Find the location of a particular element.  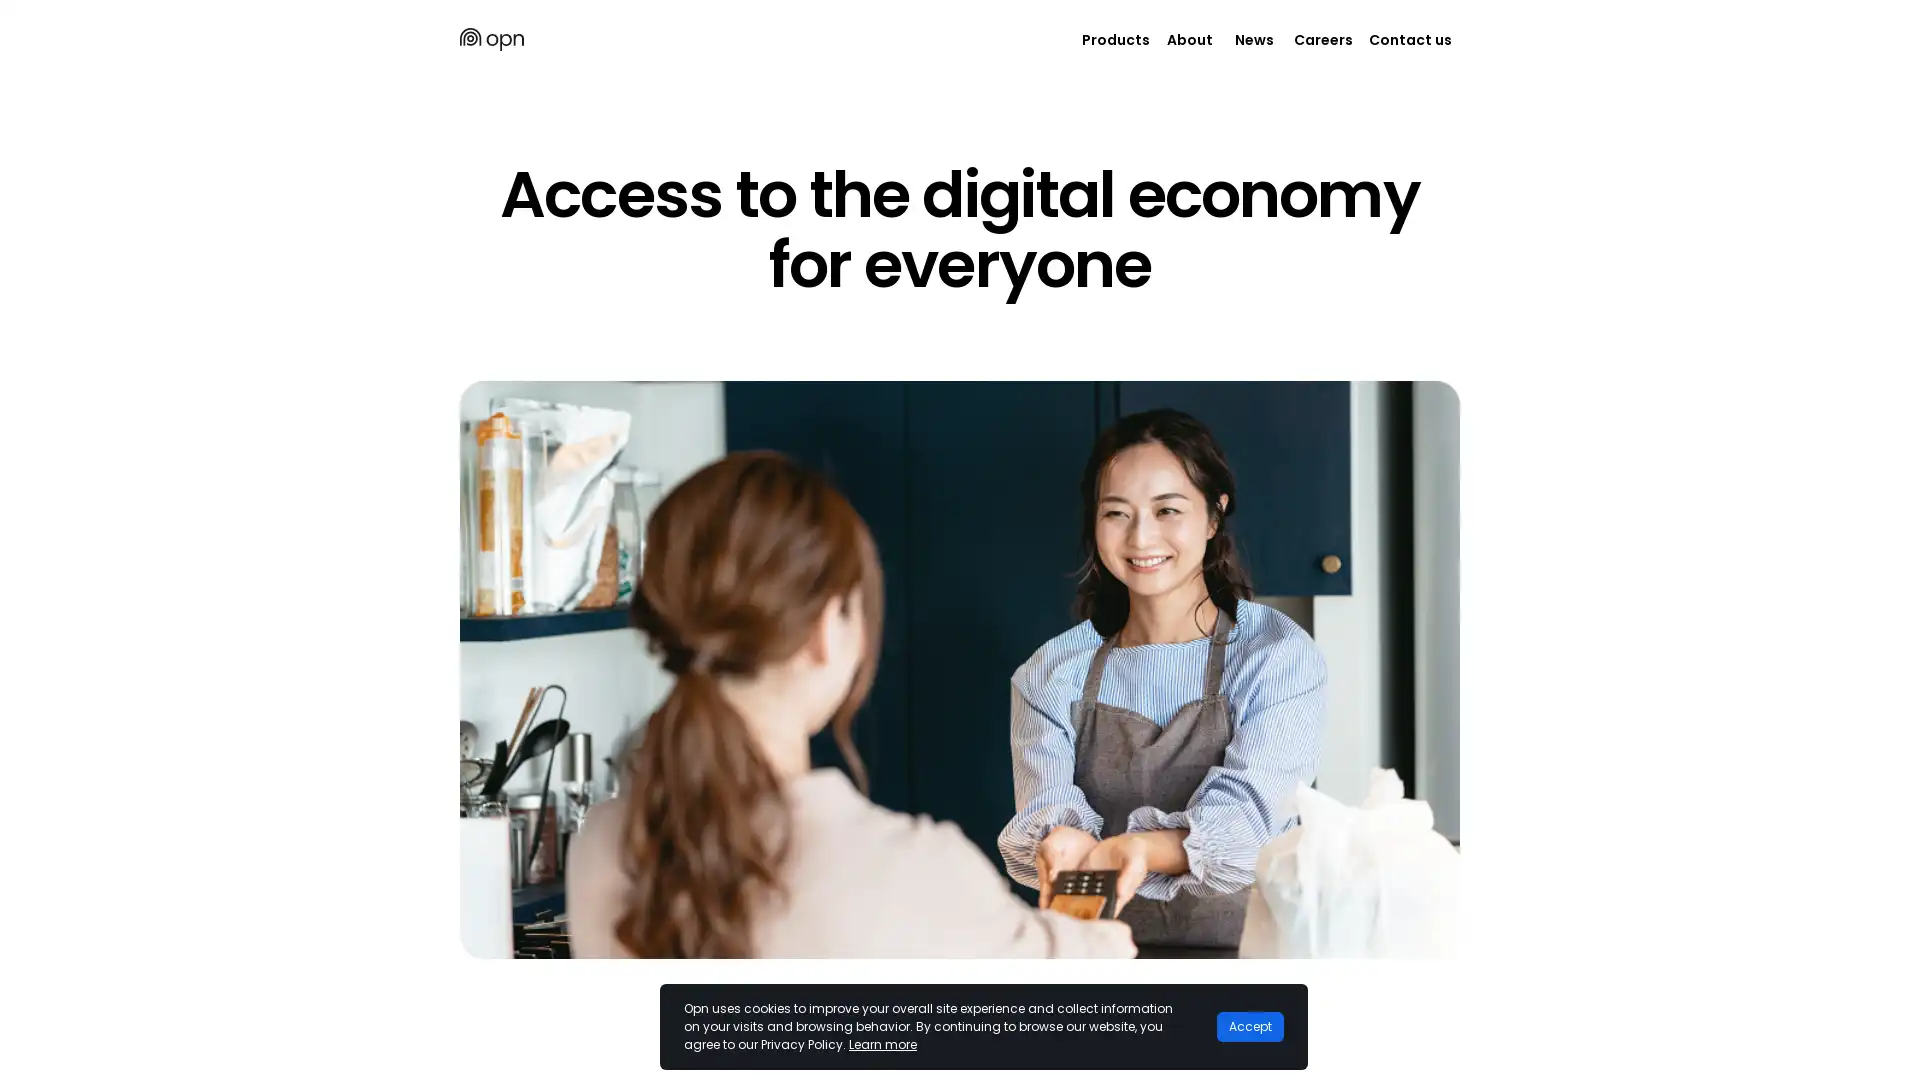

Contact us is located at coordinates (1409, 39).